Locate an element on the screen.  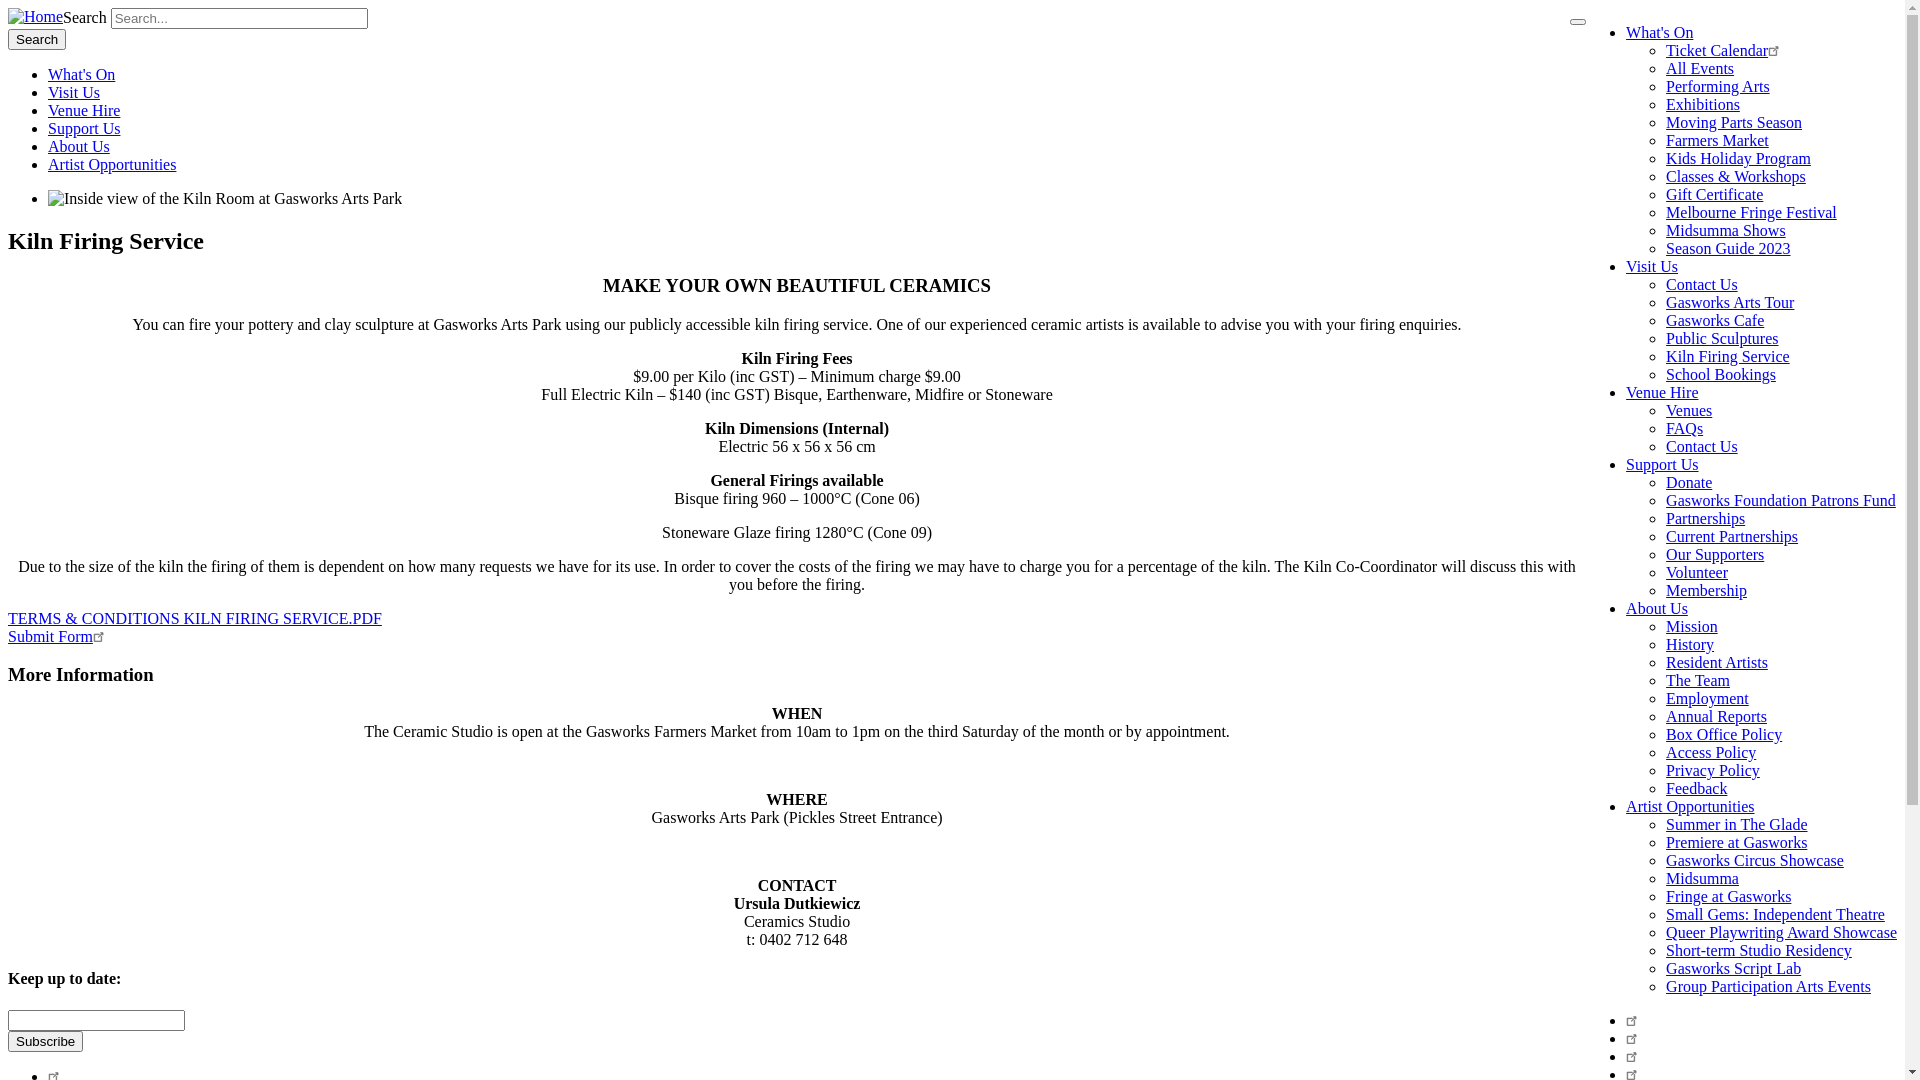
'FAQs' is located at coordinates (1683, 427).